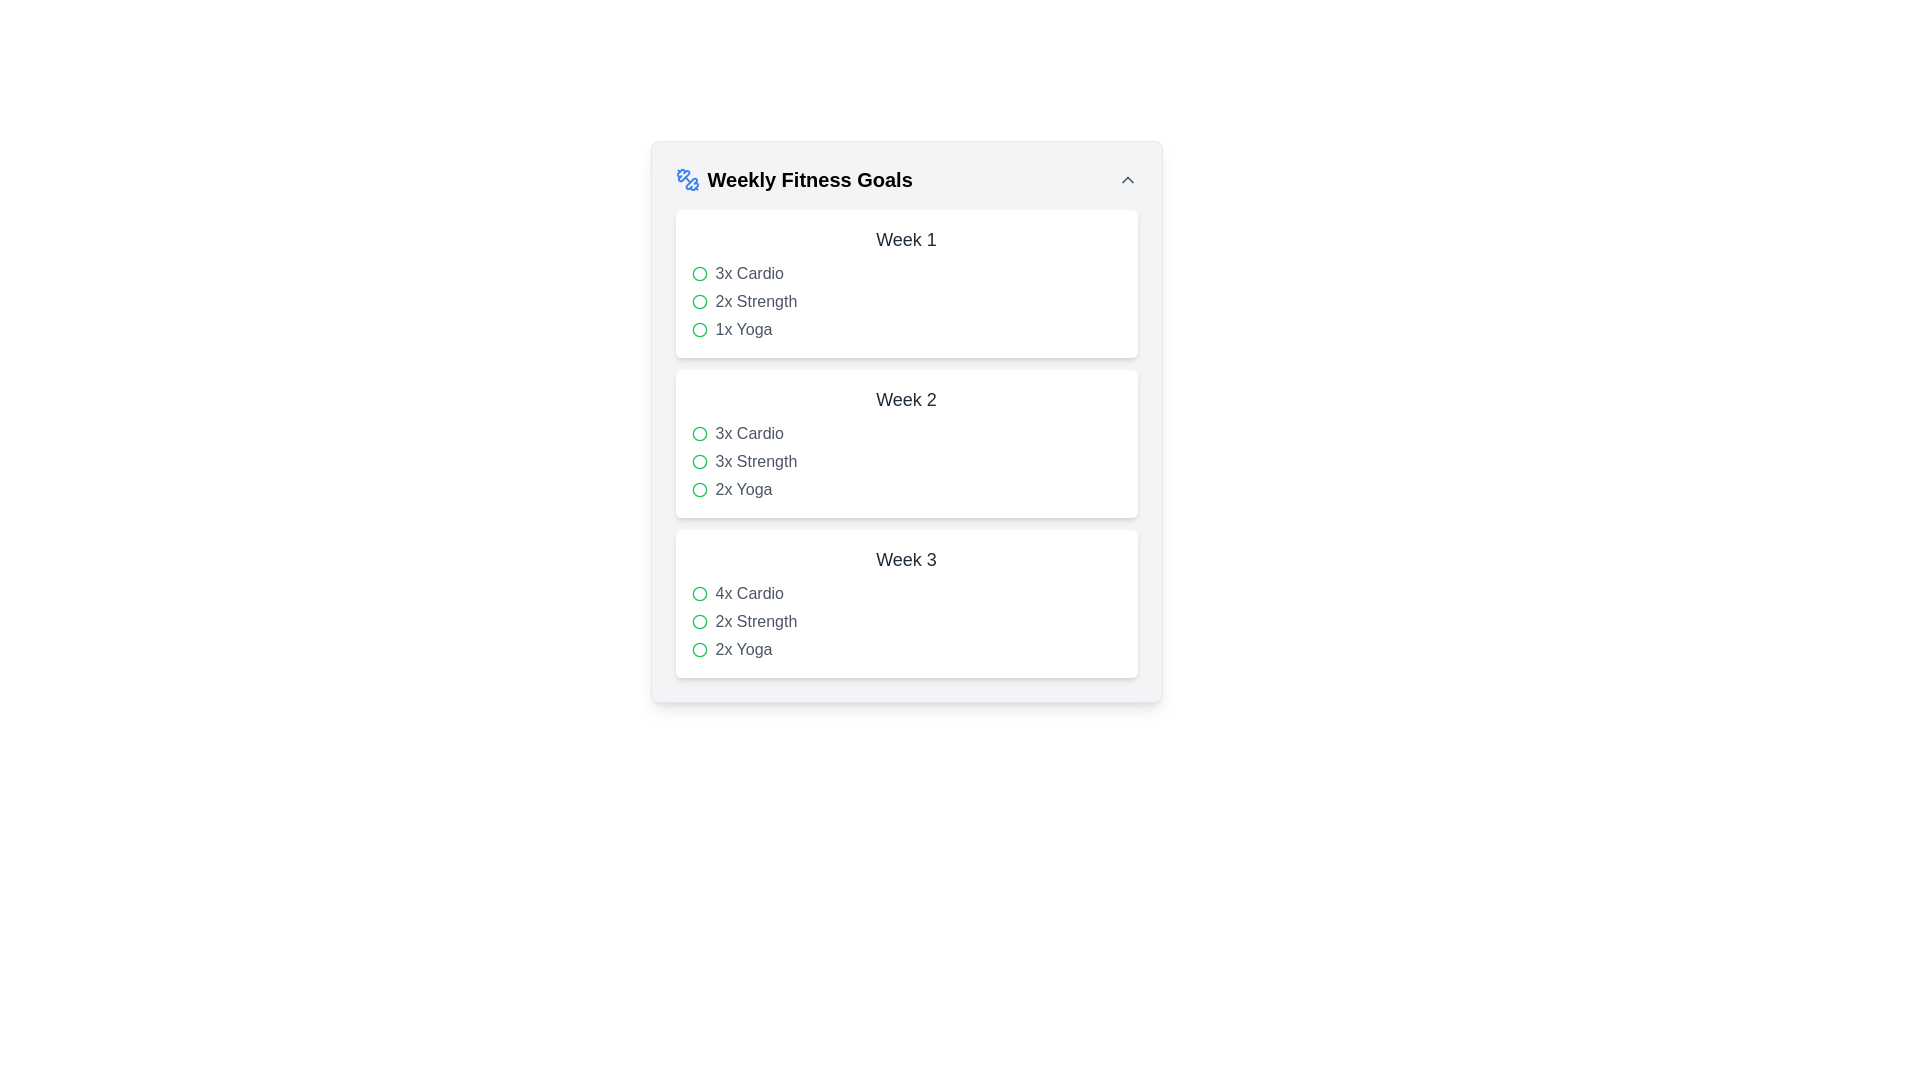  Describe the element at coordinates (699, 620) in the screenshot. I see `the status indicated by the circular green outlined icon with a white interior, located adjacent to the '2x Strength' text in the 'Week 3' section` at that location.